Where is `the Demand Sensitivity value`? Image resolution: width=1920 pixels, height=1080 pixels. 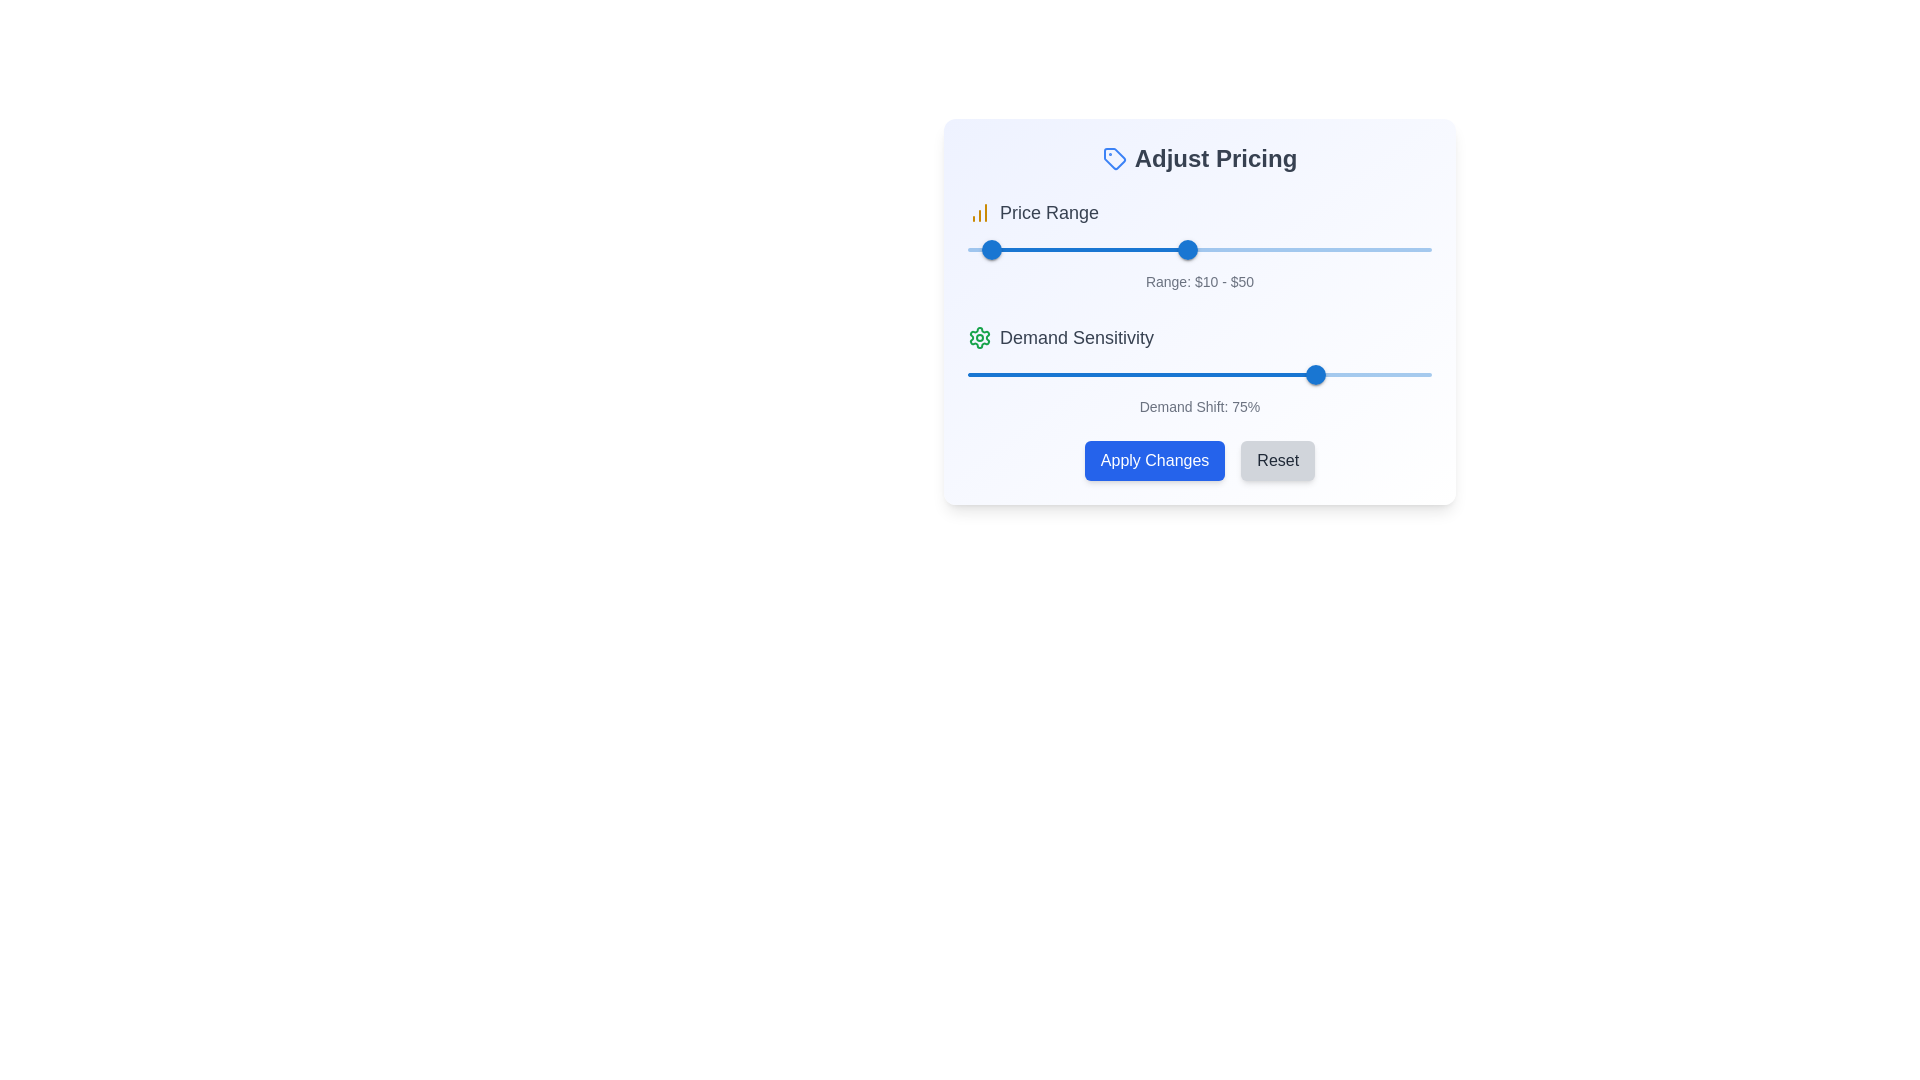 the Demand Sensitivity value is located at coordinates (1262, 374).